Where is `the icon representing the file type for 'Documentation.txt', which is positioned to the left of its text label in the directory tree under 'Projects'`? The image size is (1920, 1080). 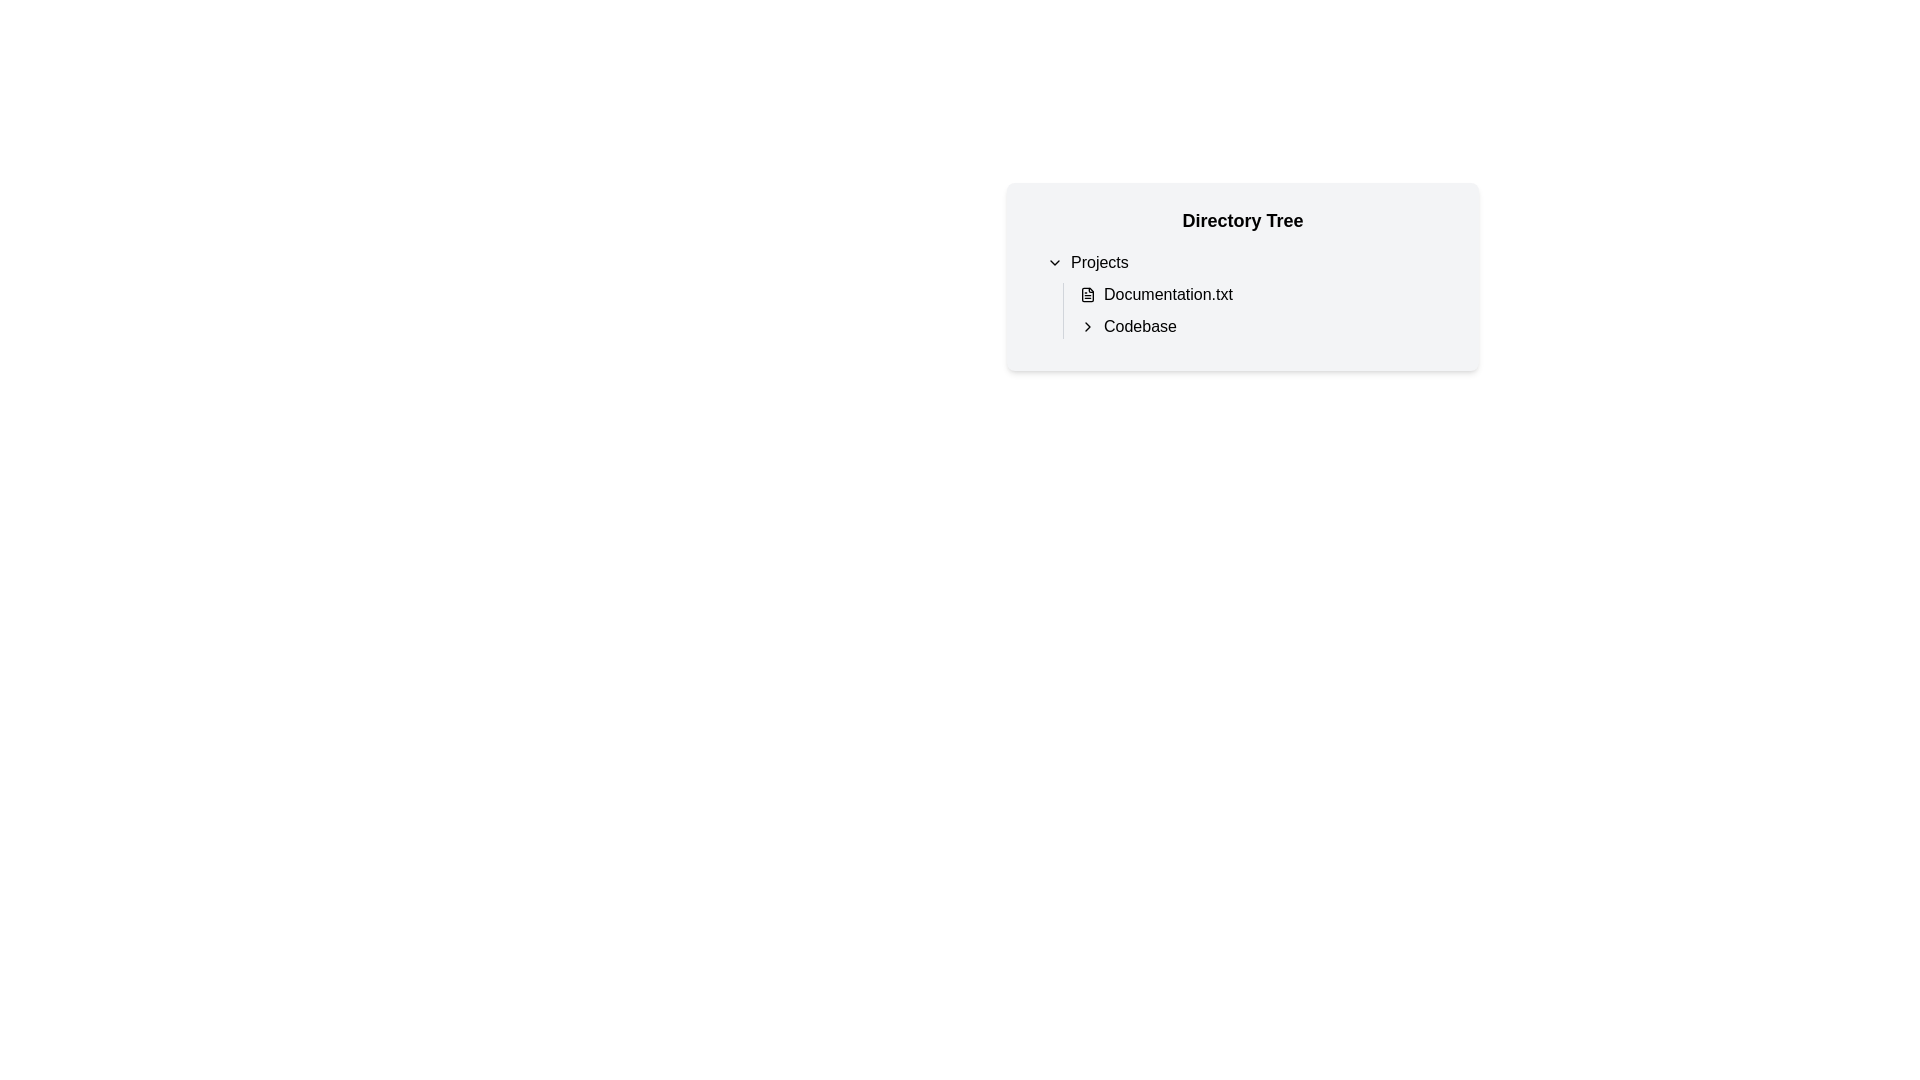
the icon representing the file type for 'Documentation.txt', which is positioned to the left of its text label in the directory tree under 'Projects' is located at coordinates (1087, 294).